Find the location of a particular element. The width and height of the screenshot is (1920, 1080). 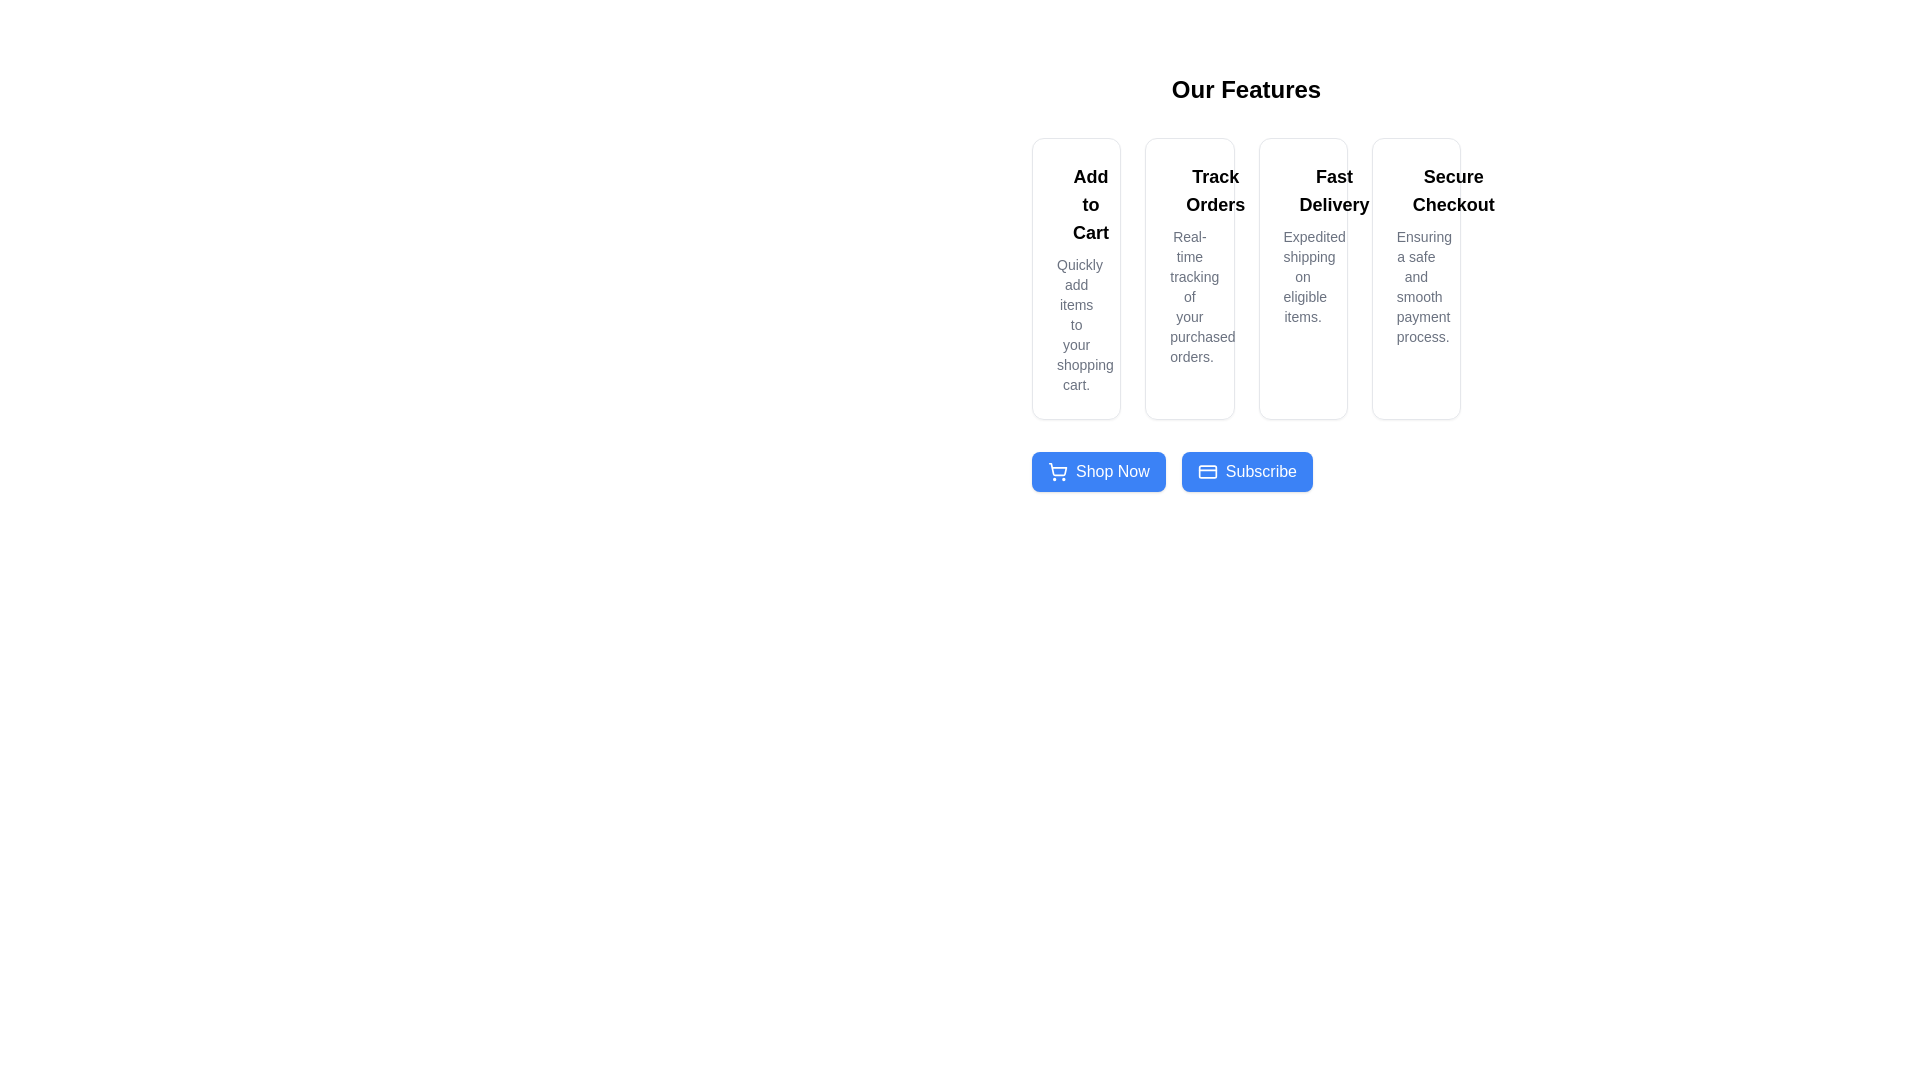

the 'Shop Now' text label, which is styled in white font on a blue background is located at coordinates (1111, 471).